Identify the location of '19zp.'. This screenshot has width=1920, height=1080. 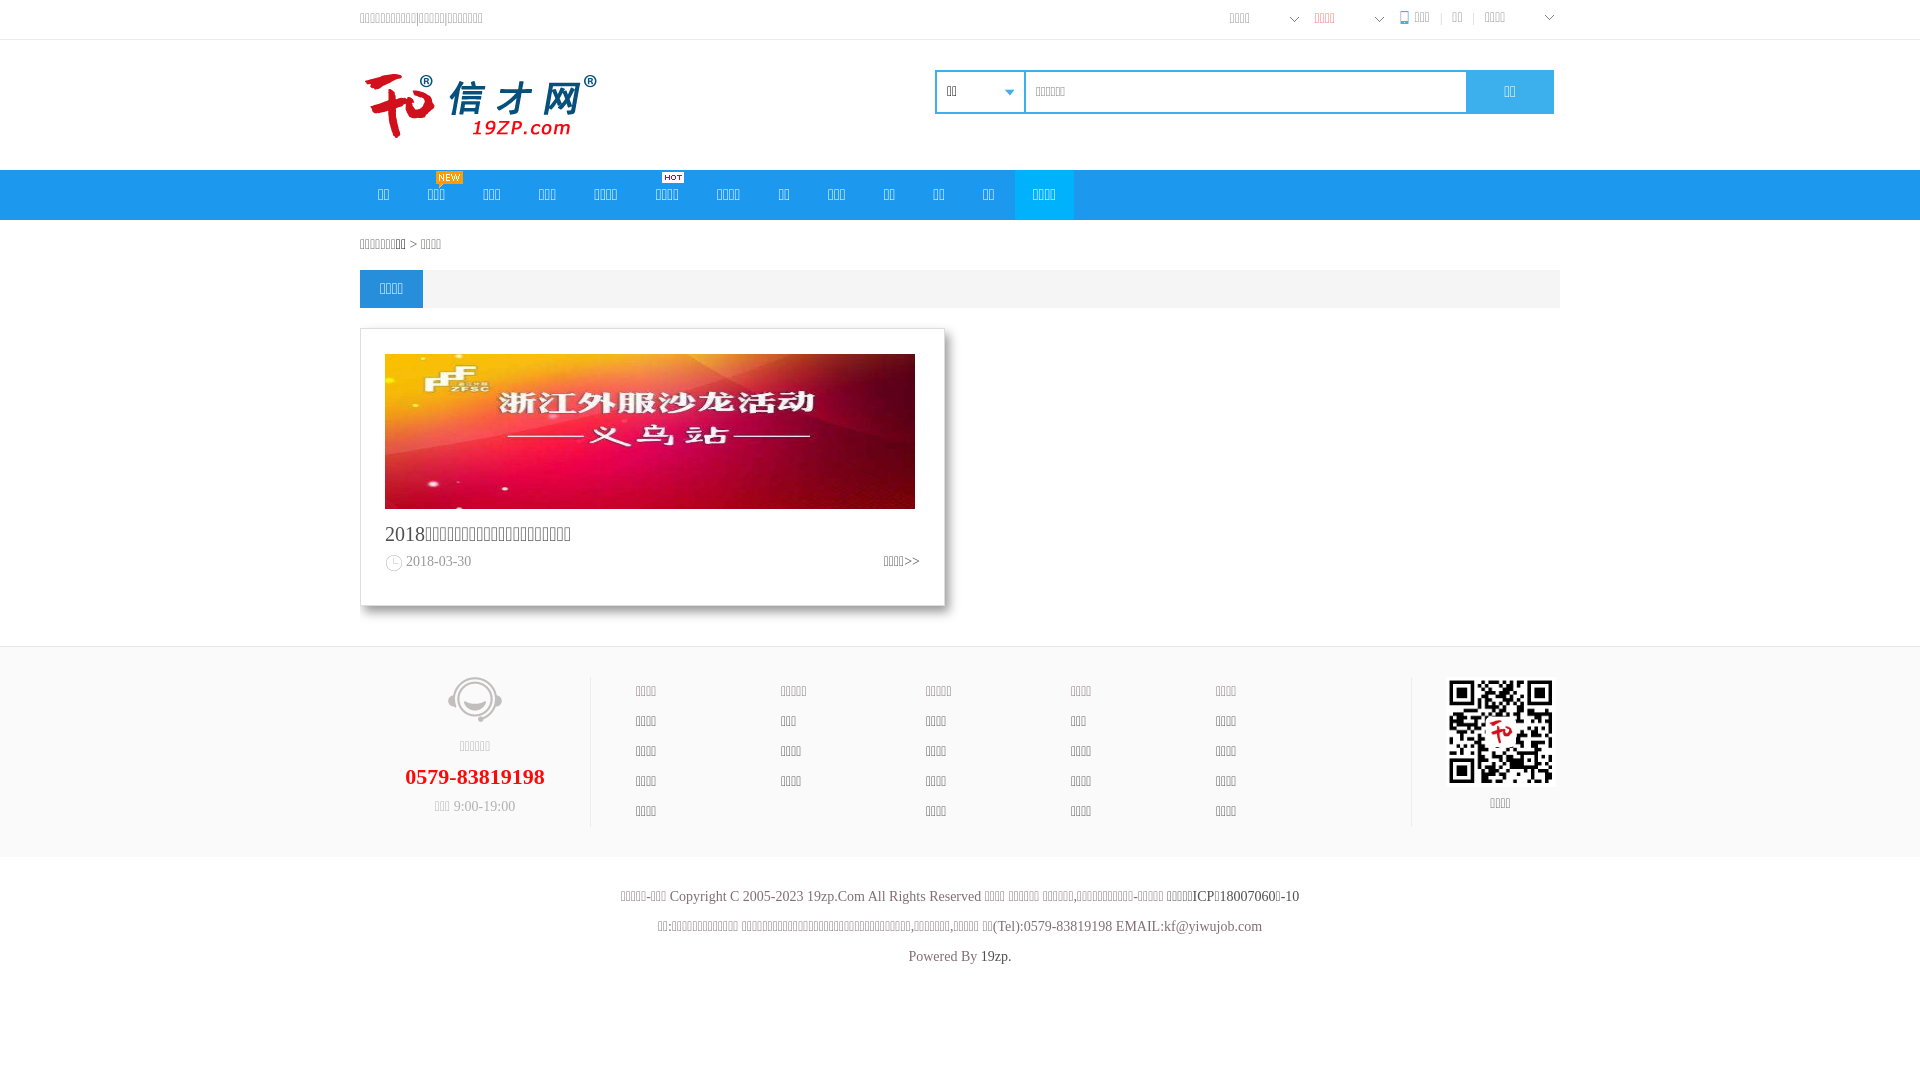
(980, 955).